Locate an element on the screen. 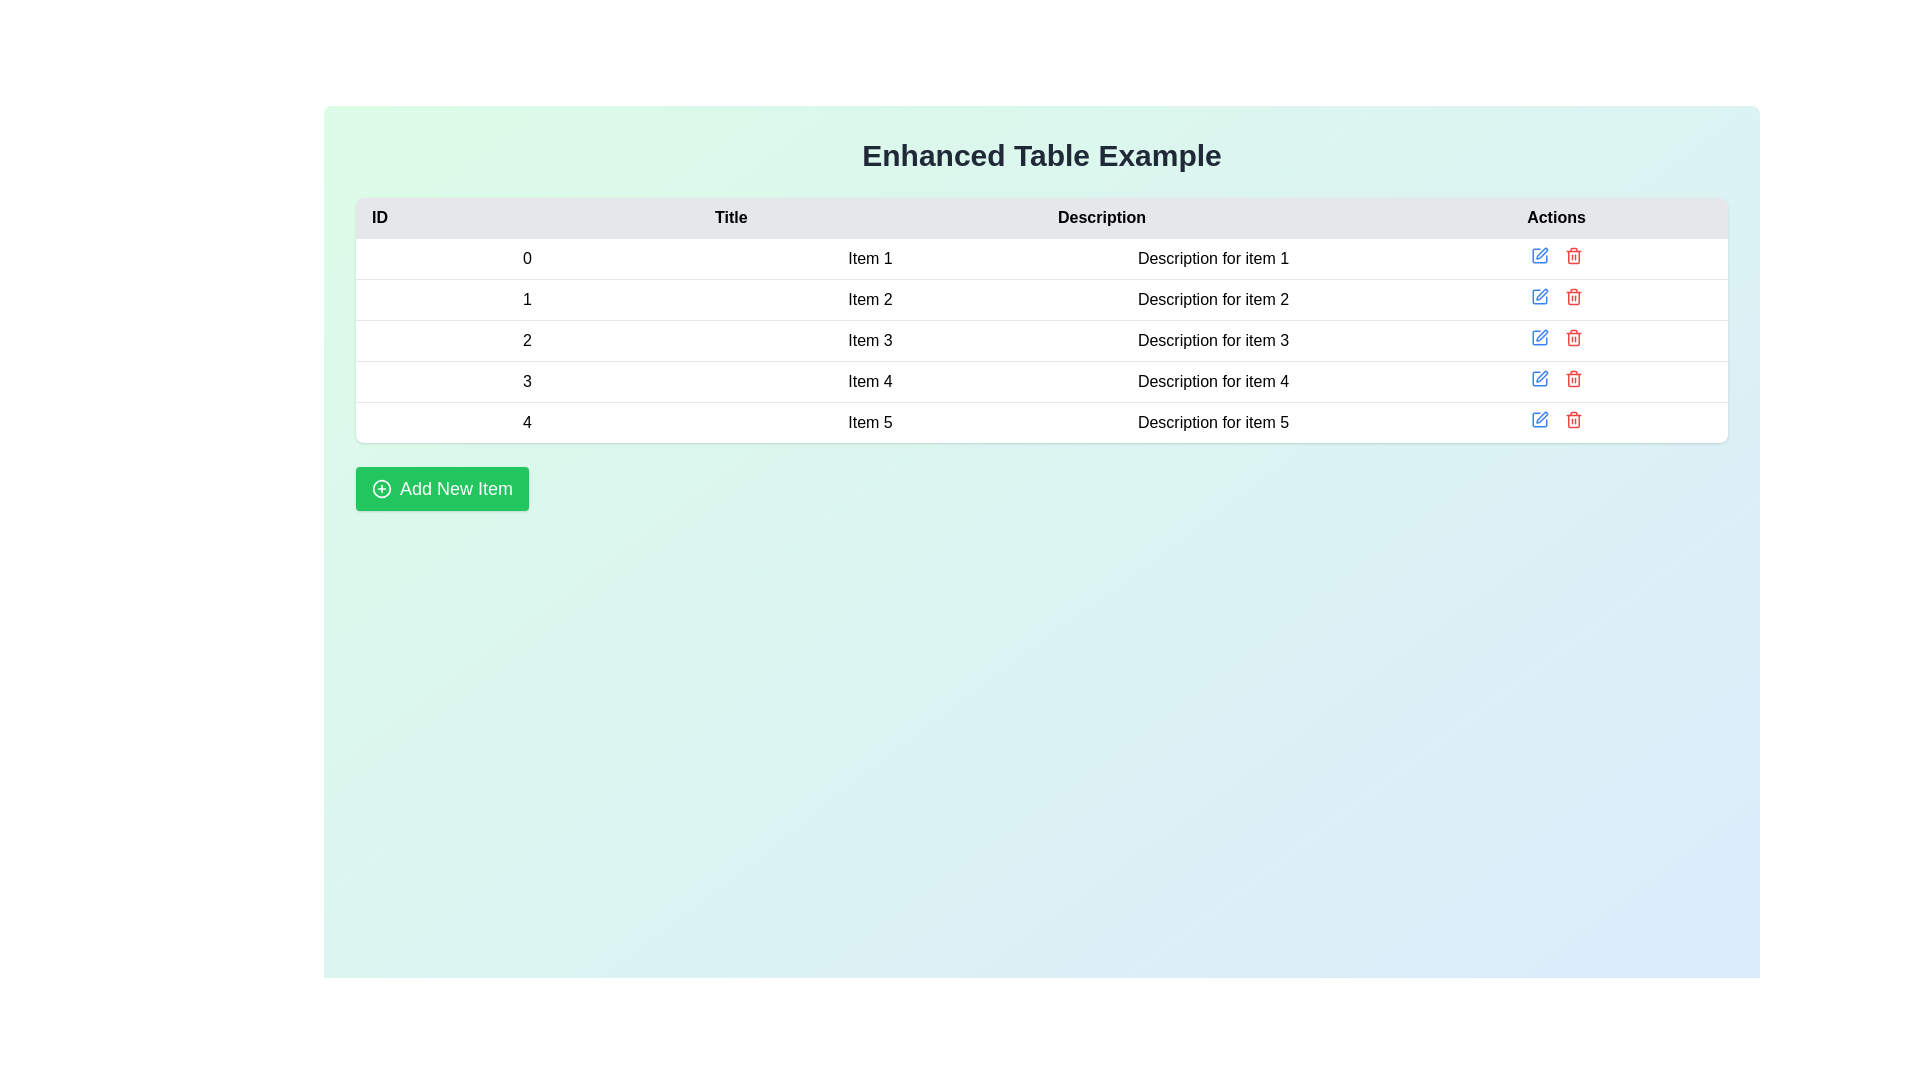 The height and width of the screenshot is (1080, 1920). the edit icon resembling a pen or pencil located in the 'Actions' column adjacent to the second row's 'Description for item 2' is located at coordinates (1540, 294).